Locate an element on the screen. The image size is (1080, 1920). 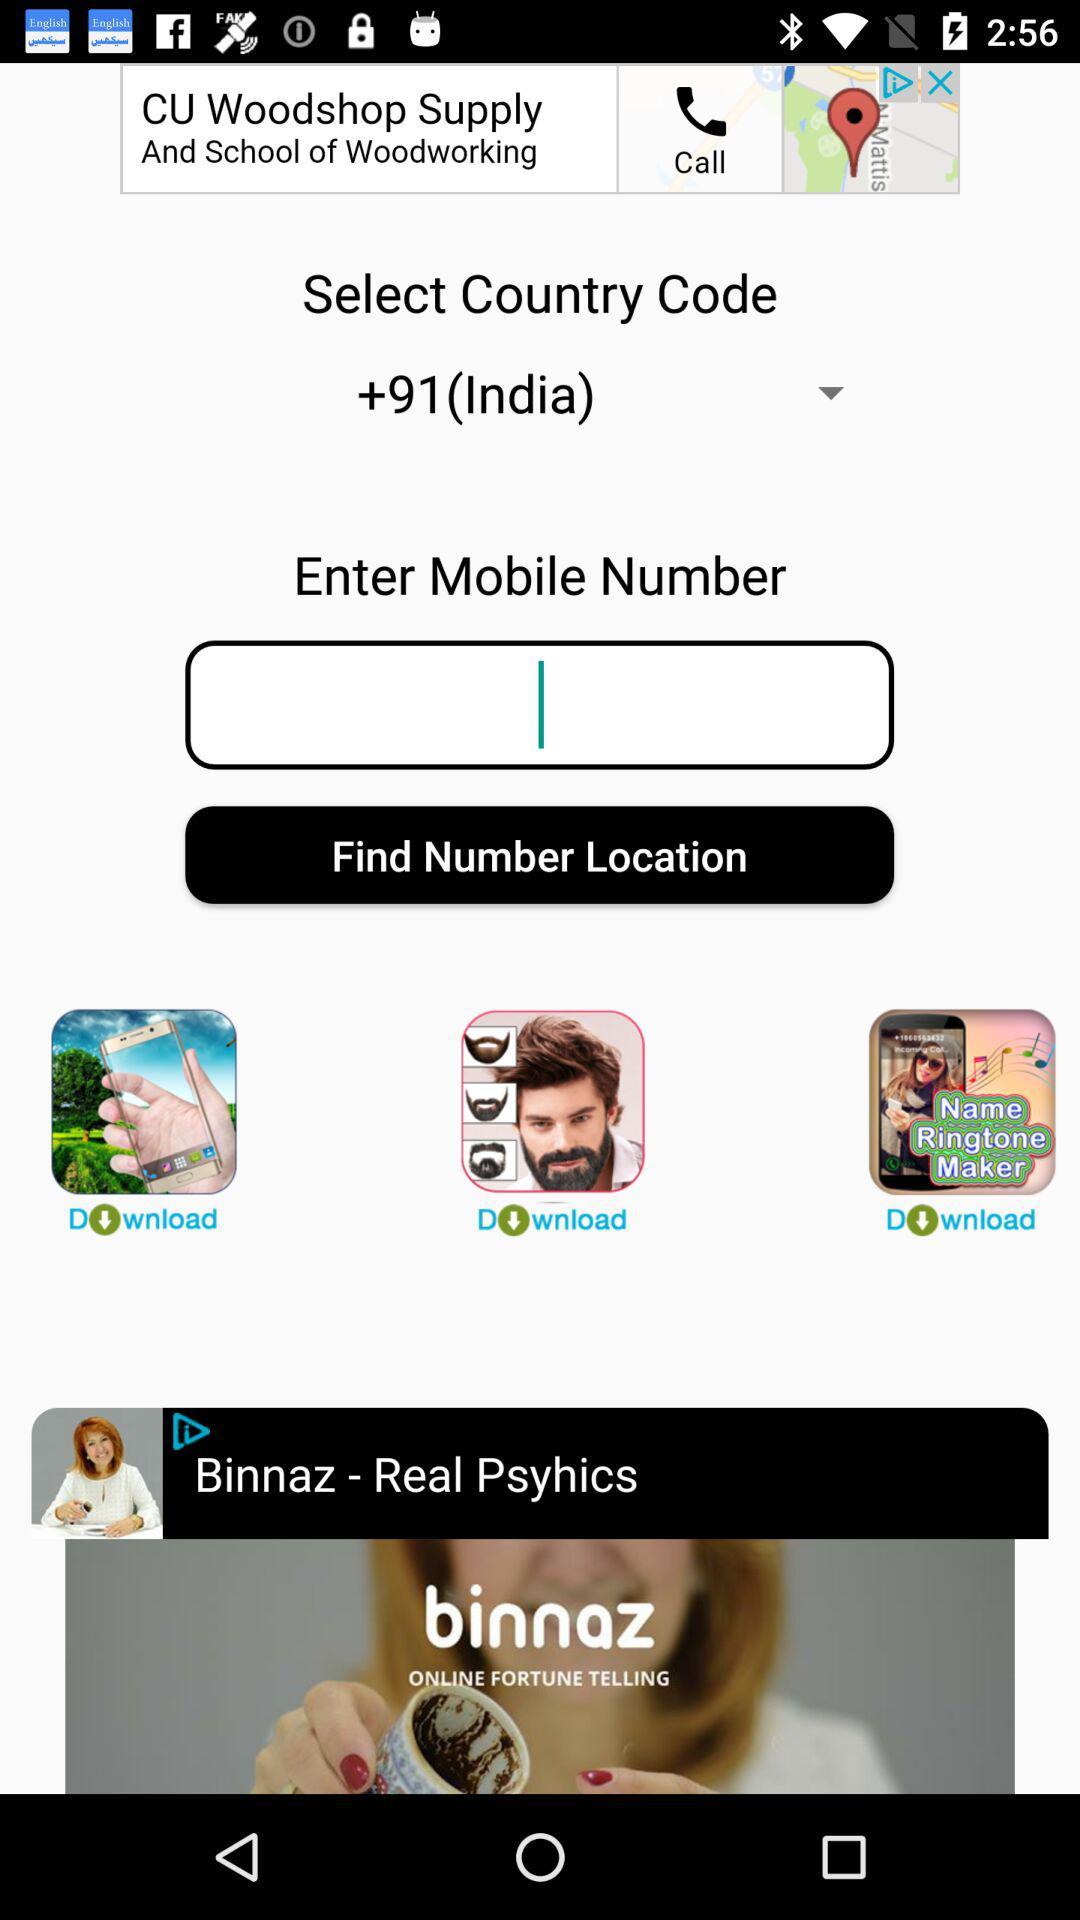
download name ringtone maker app is located at coordinates (947, 1112).